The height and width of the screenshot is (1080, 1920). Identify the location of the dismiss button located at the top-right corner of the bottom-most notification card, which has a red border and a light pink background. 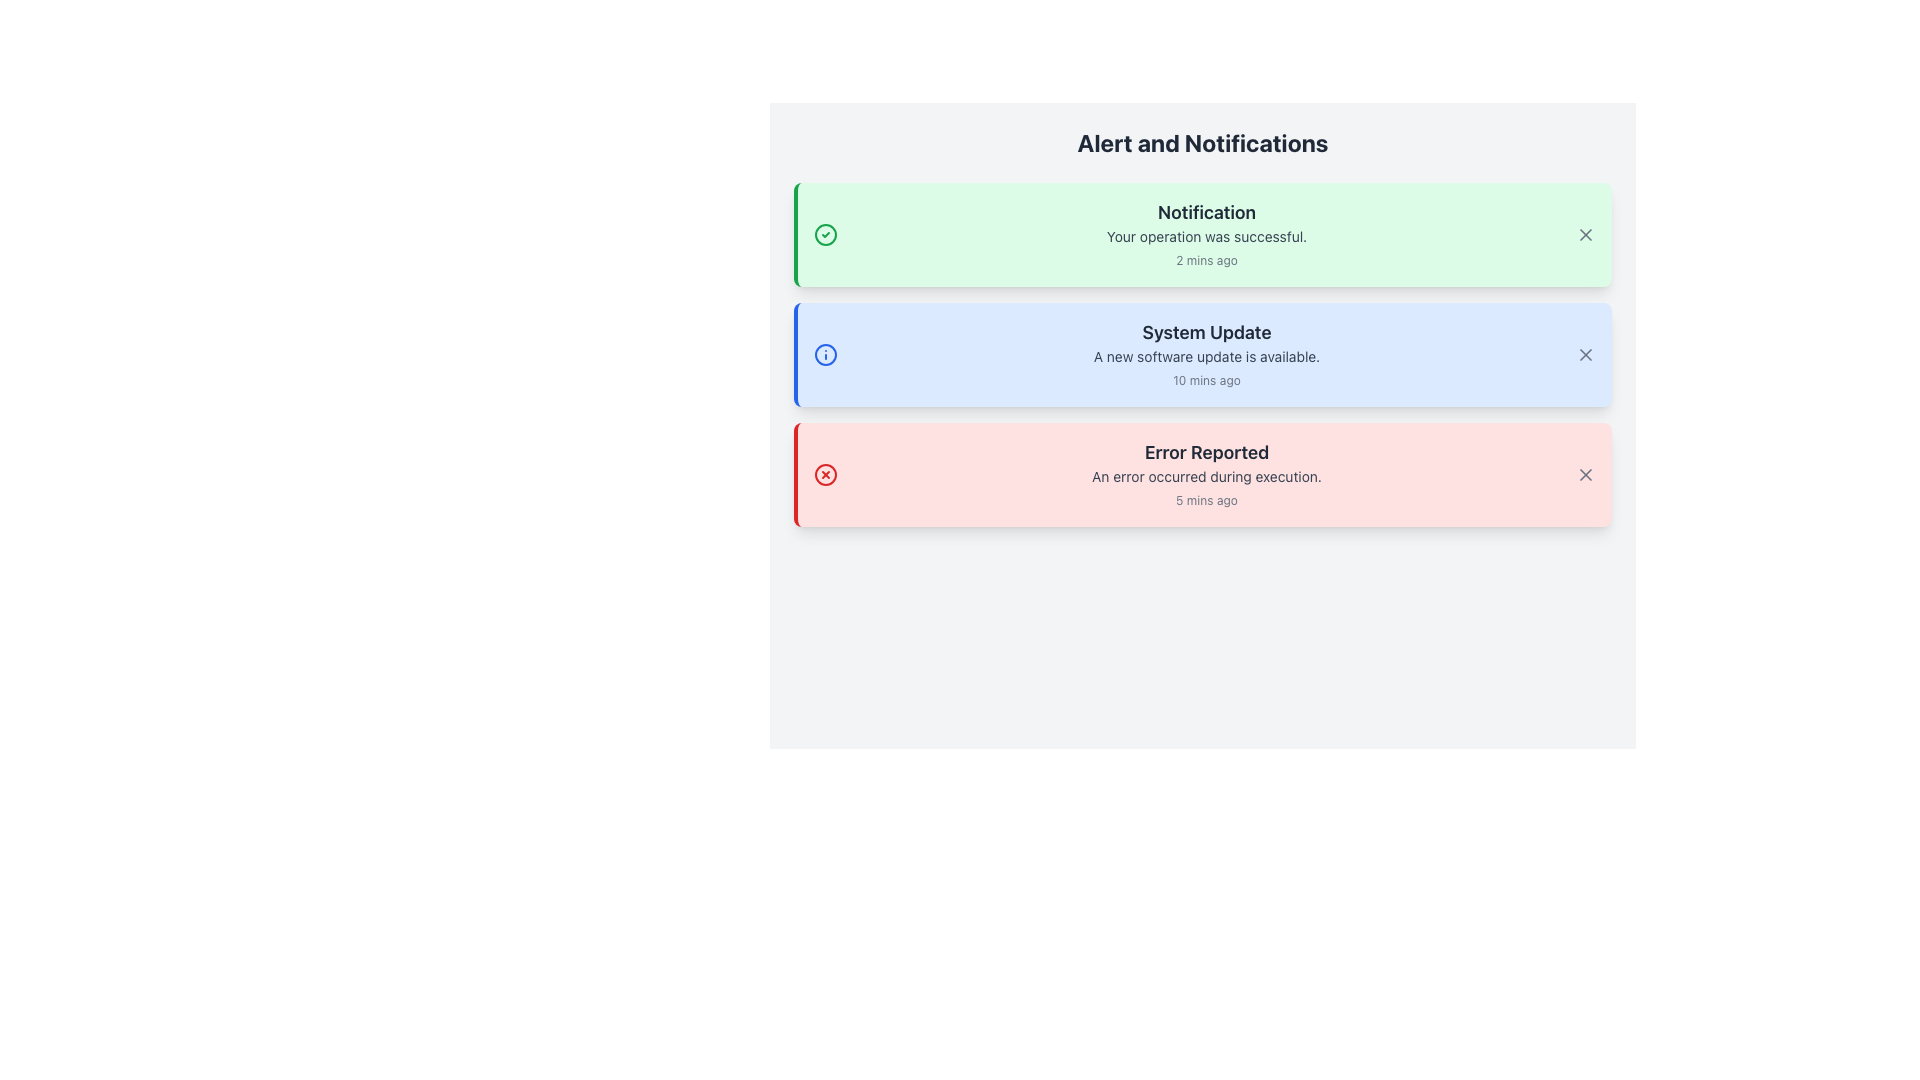
(1584, 474).